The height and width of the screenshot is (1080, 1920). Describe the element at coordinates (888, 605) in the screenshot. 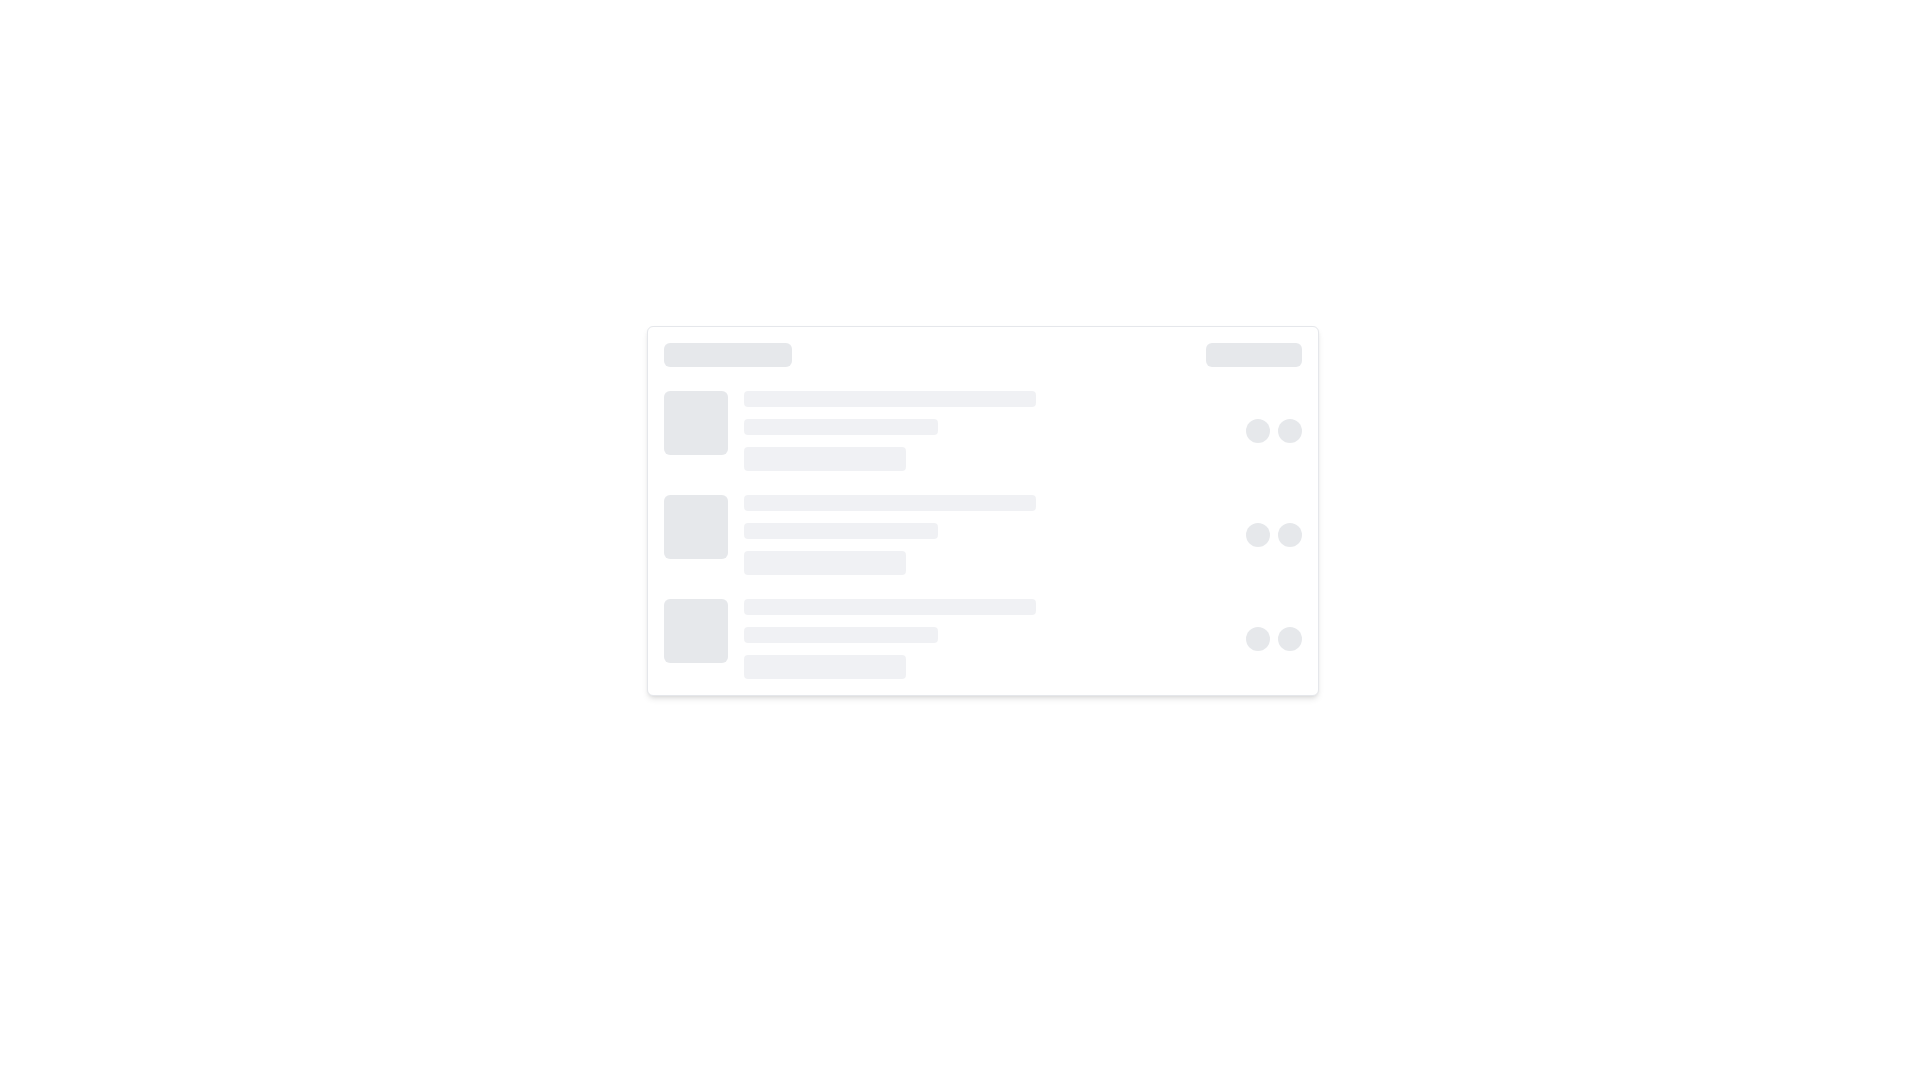

I see `the first decorative placeholder or visual separator, which is a horizontal bar with a light gray background and rounded ends, positioned slightly above the middle of the interface` at that location.